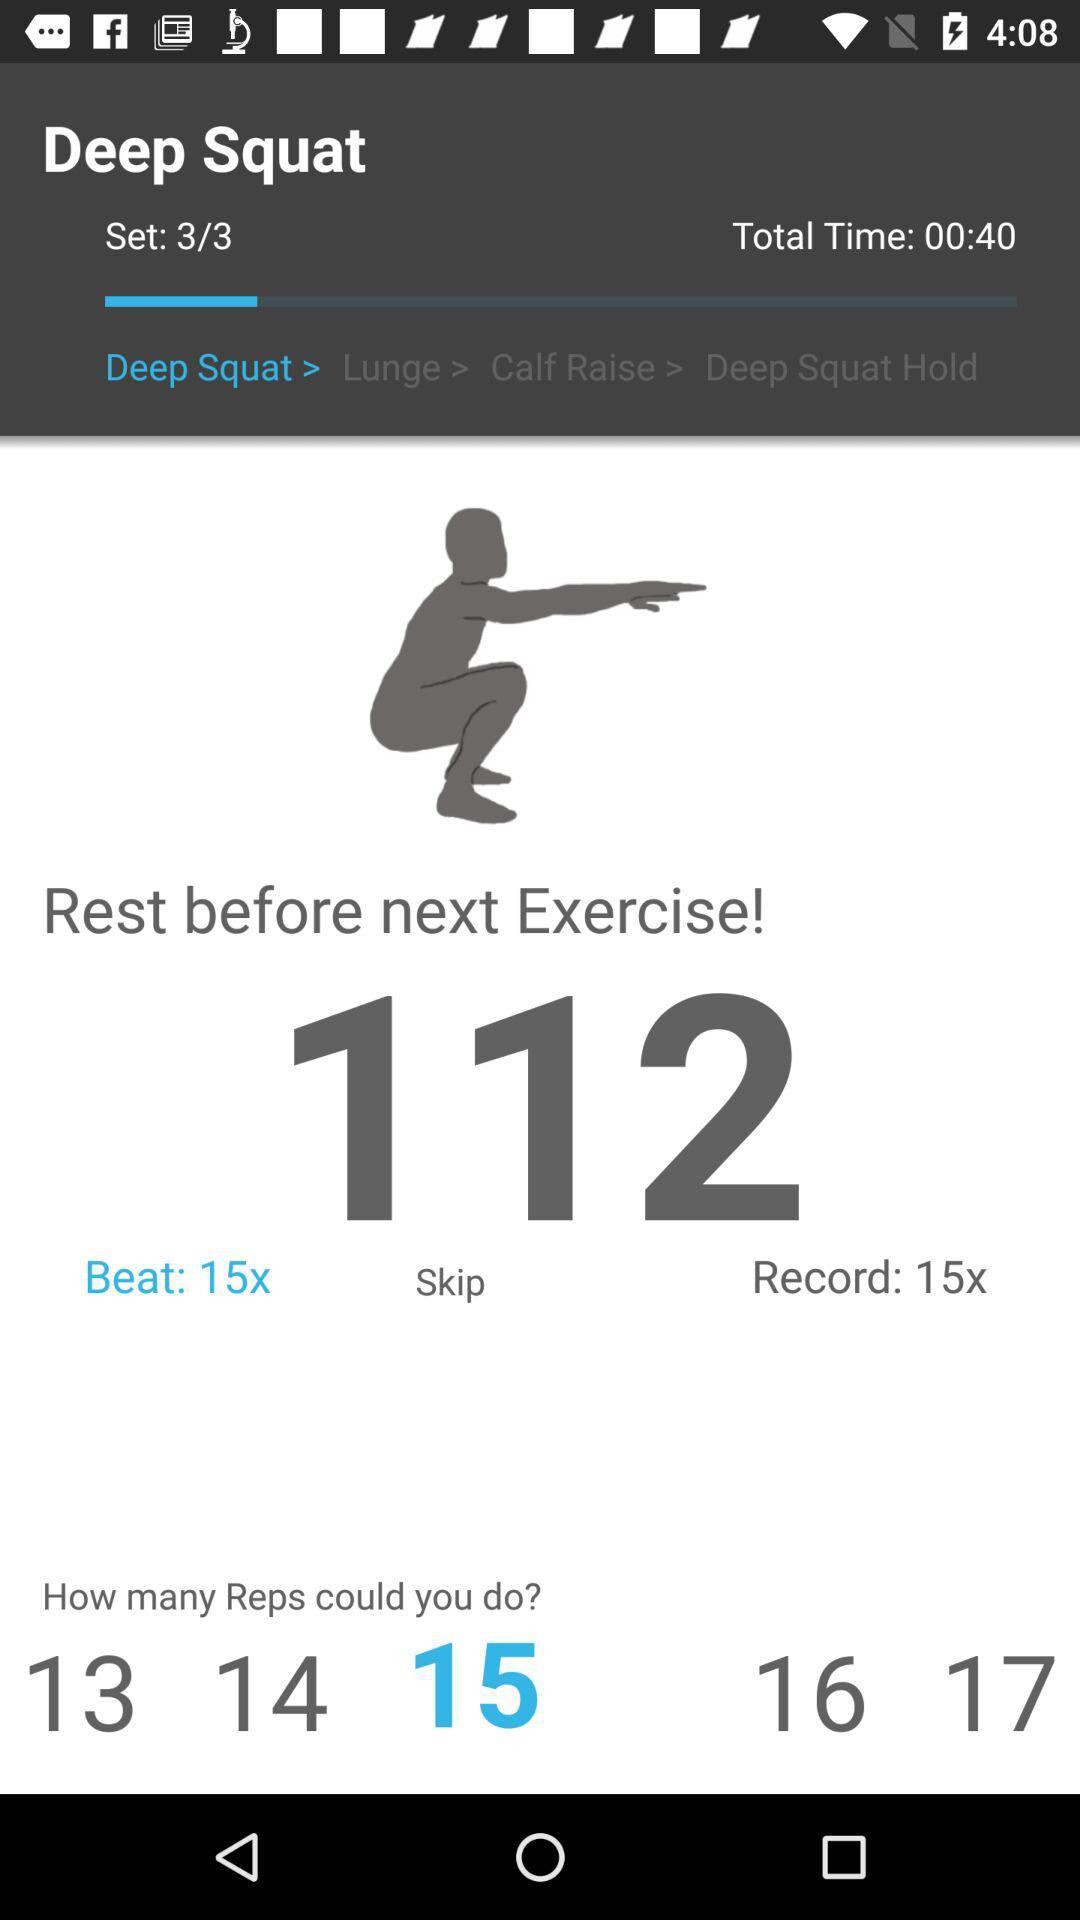 Image resolution: width=1080 pixels, height=1920 pixels. I want to click on the icon next to the 14 item, so click(68, 1688).